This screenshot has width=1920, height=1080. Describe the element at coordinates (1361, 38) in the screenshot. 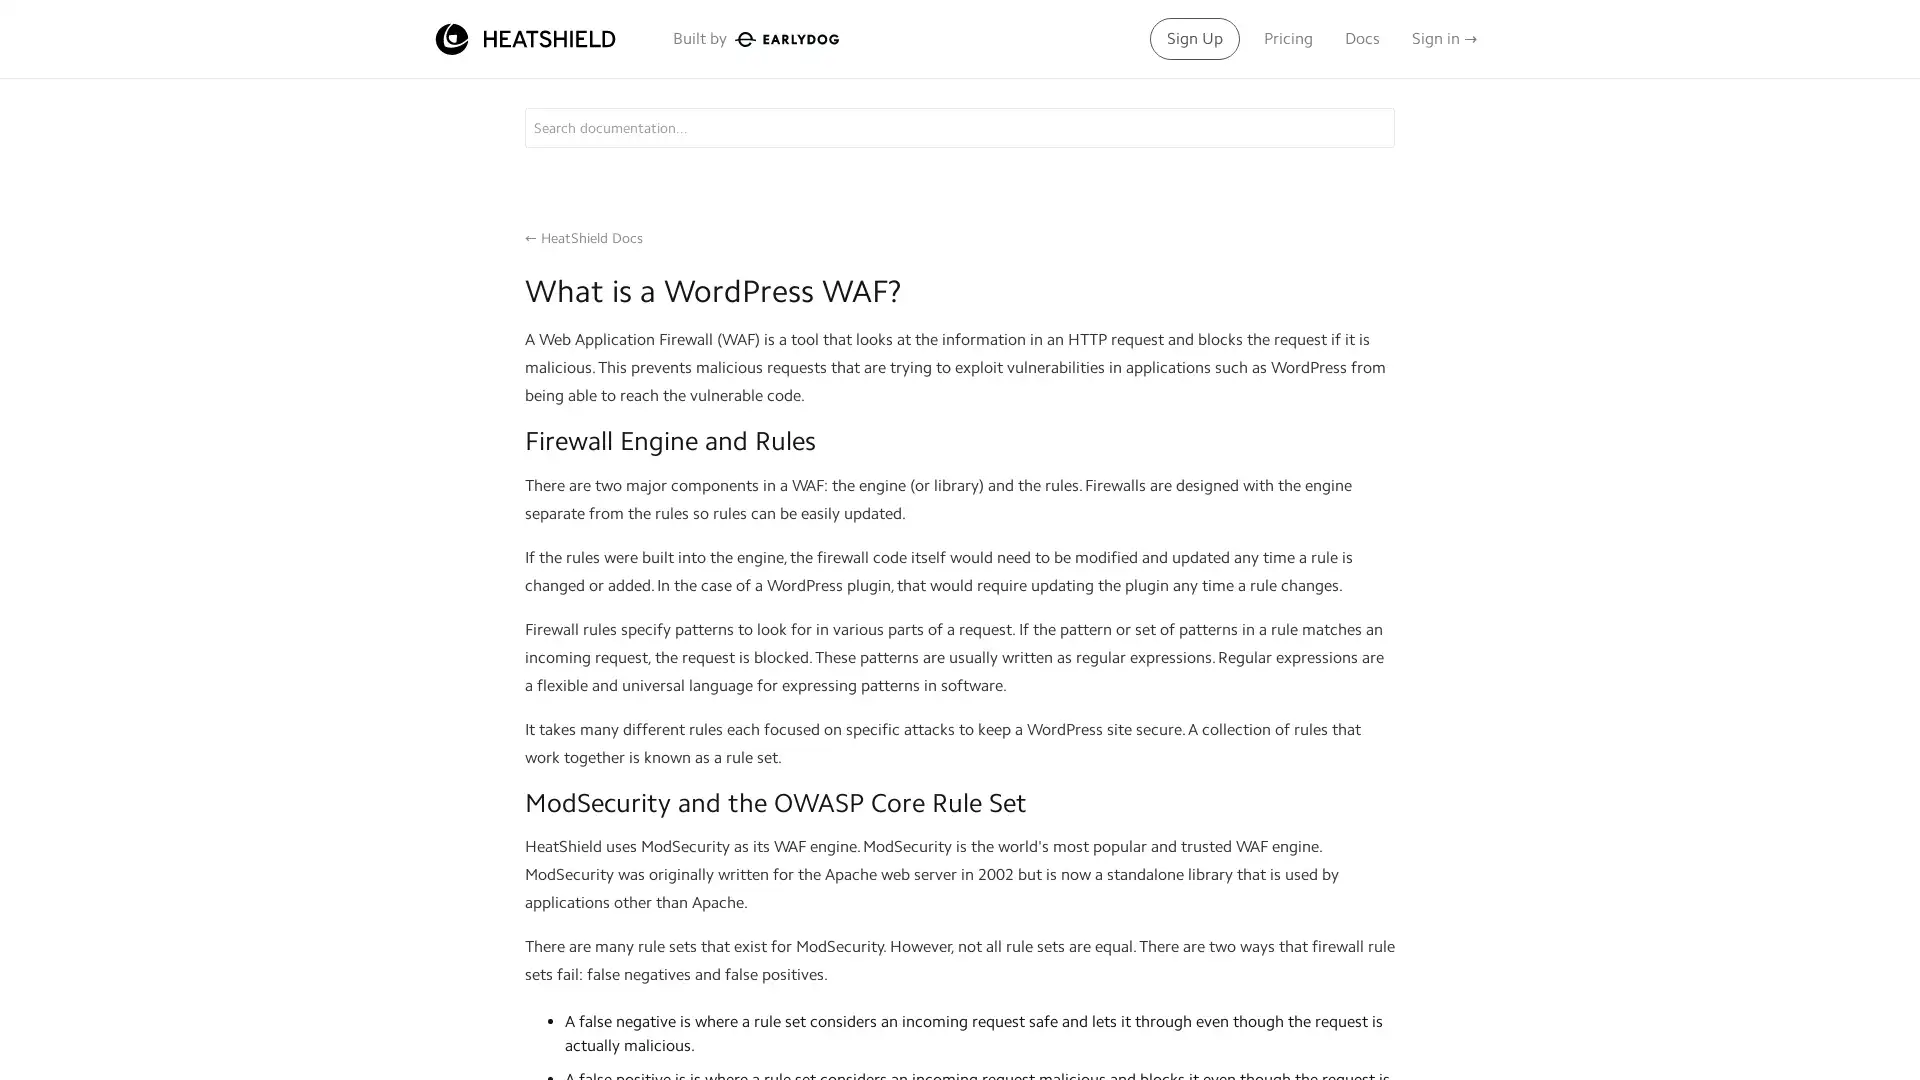

I see `Docs` at that location.